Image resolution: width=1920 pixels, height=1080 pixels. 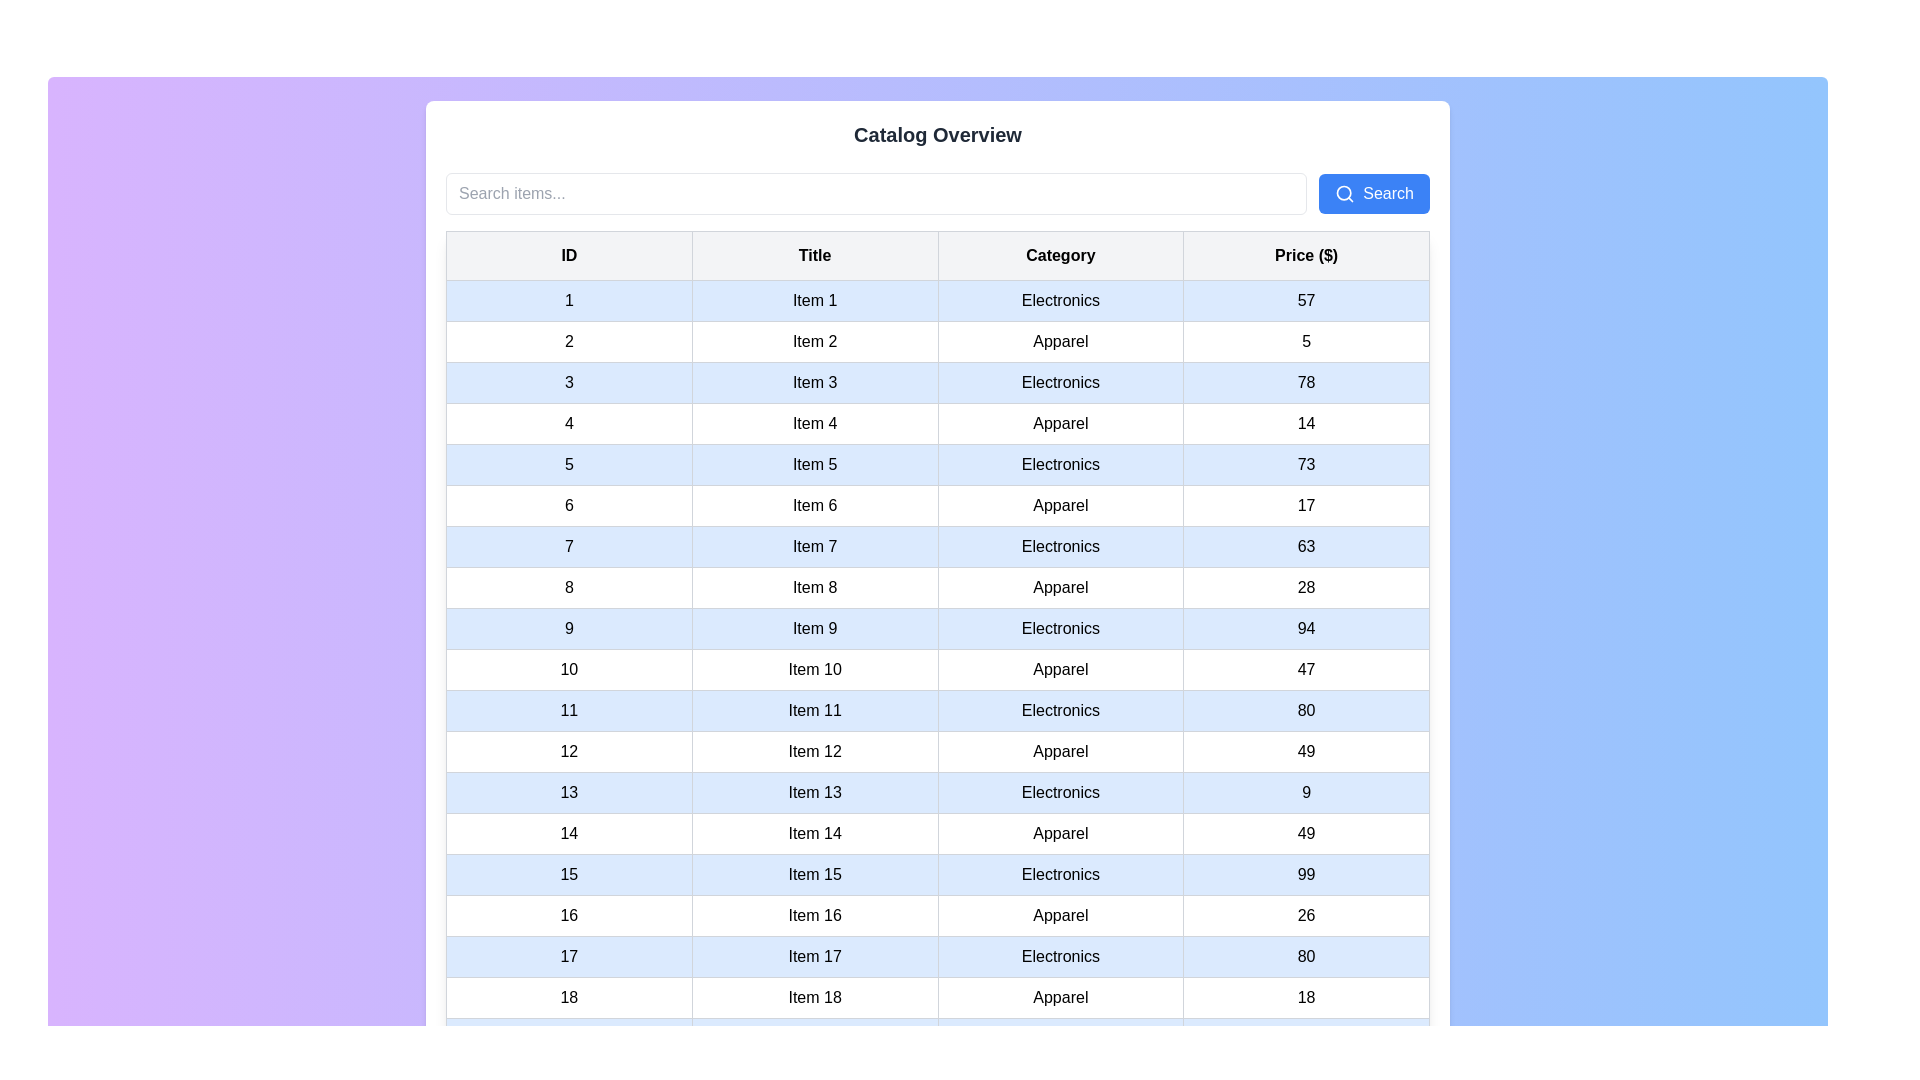 I want to click on the individual cells of the table row summarizing details for 'Item 9' in the 'Electronics' category, so click(x=936, y=627).